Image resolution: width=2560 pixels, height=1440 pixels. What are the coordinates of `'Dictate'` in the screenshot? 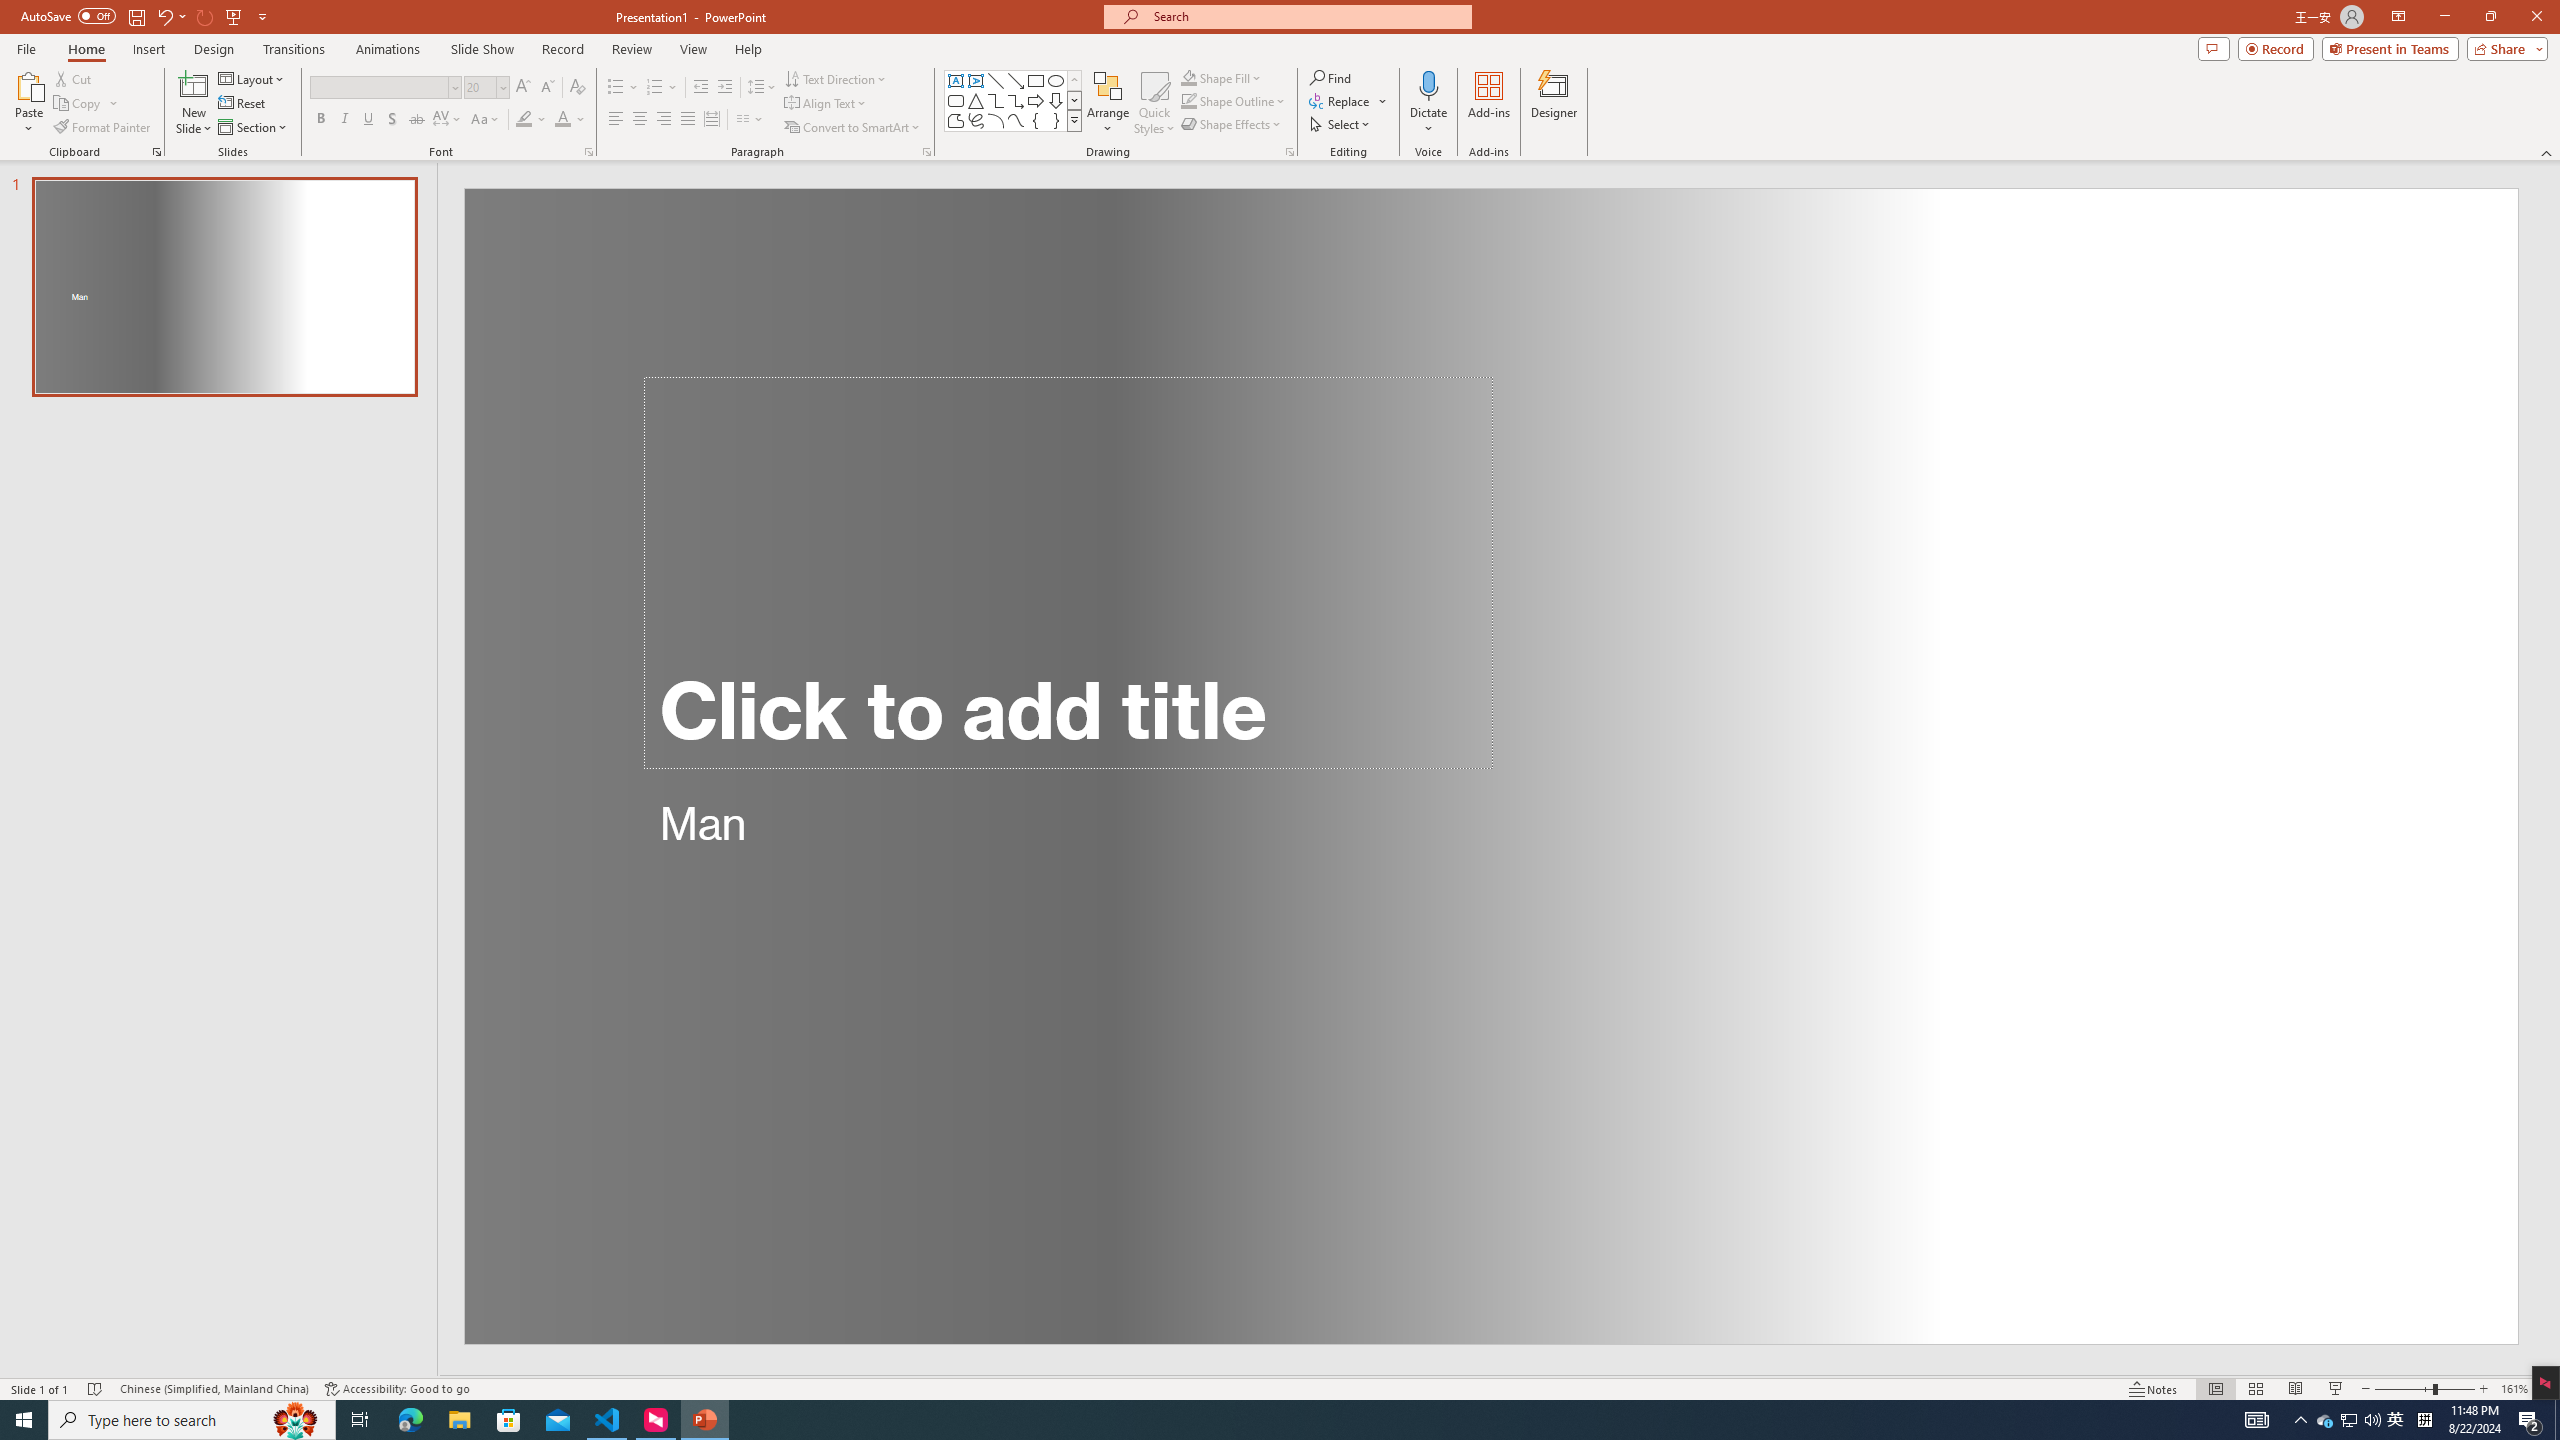 It's located at (1427, 84).